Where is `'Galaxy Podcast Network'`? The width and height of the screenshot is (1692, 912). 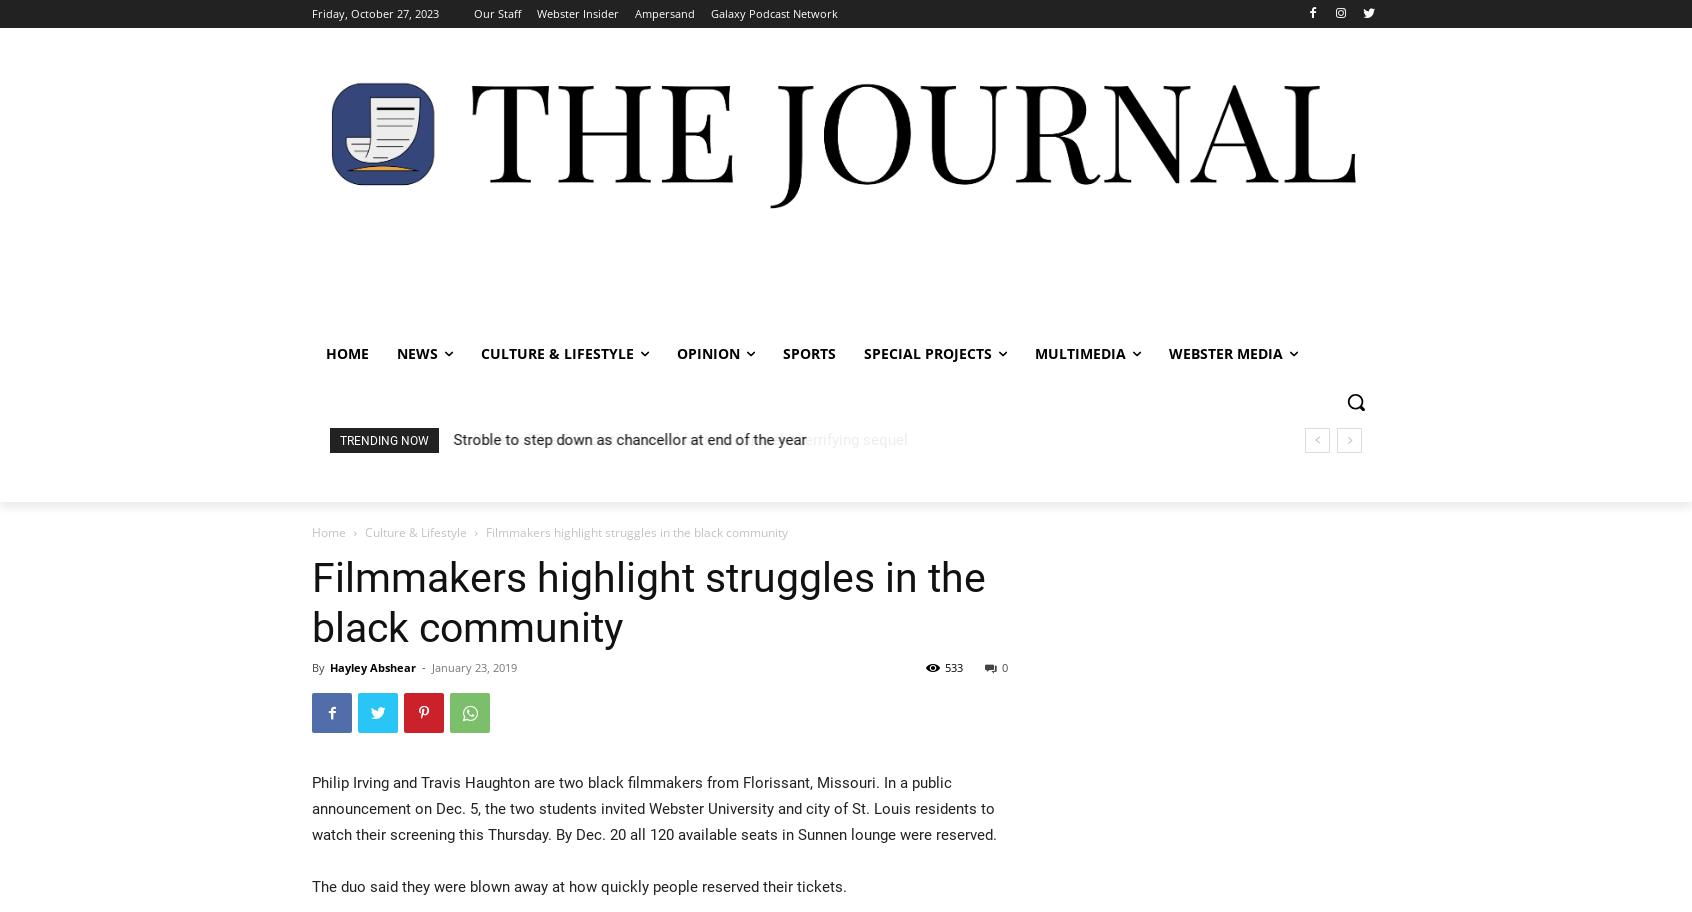
'Galaxy Podcast Network' is located at coordinates (709, 13).